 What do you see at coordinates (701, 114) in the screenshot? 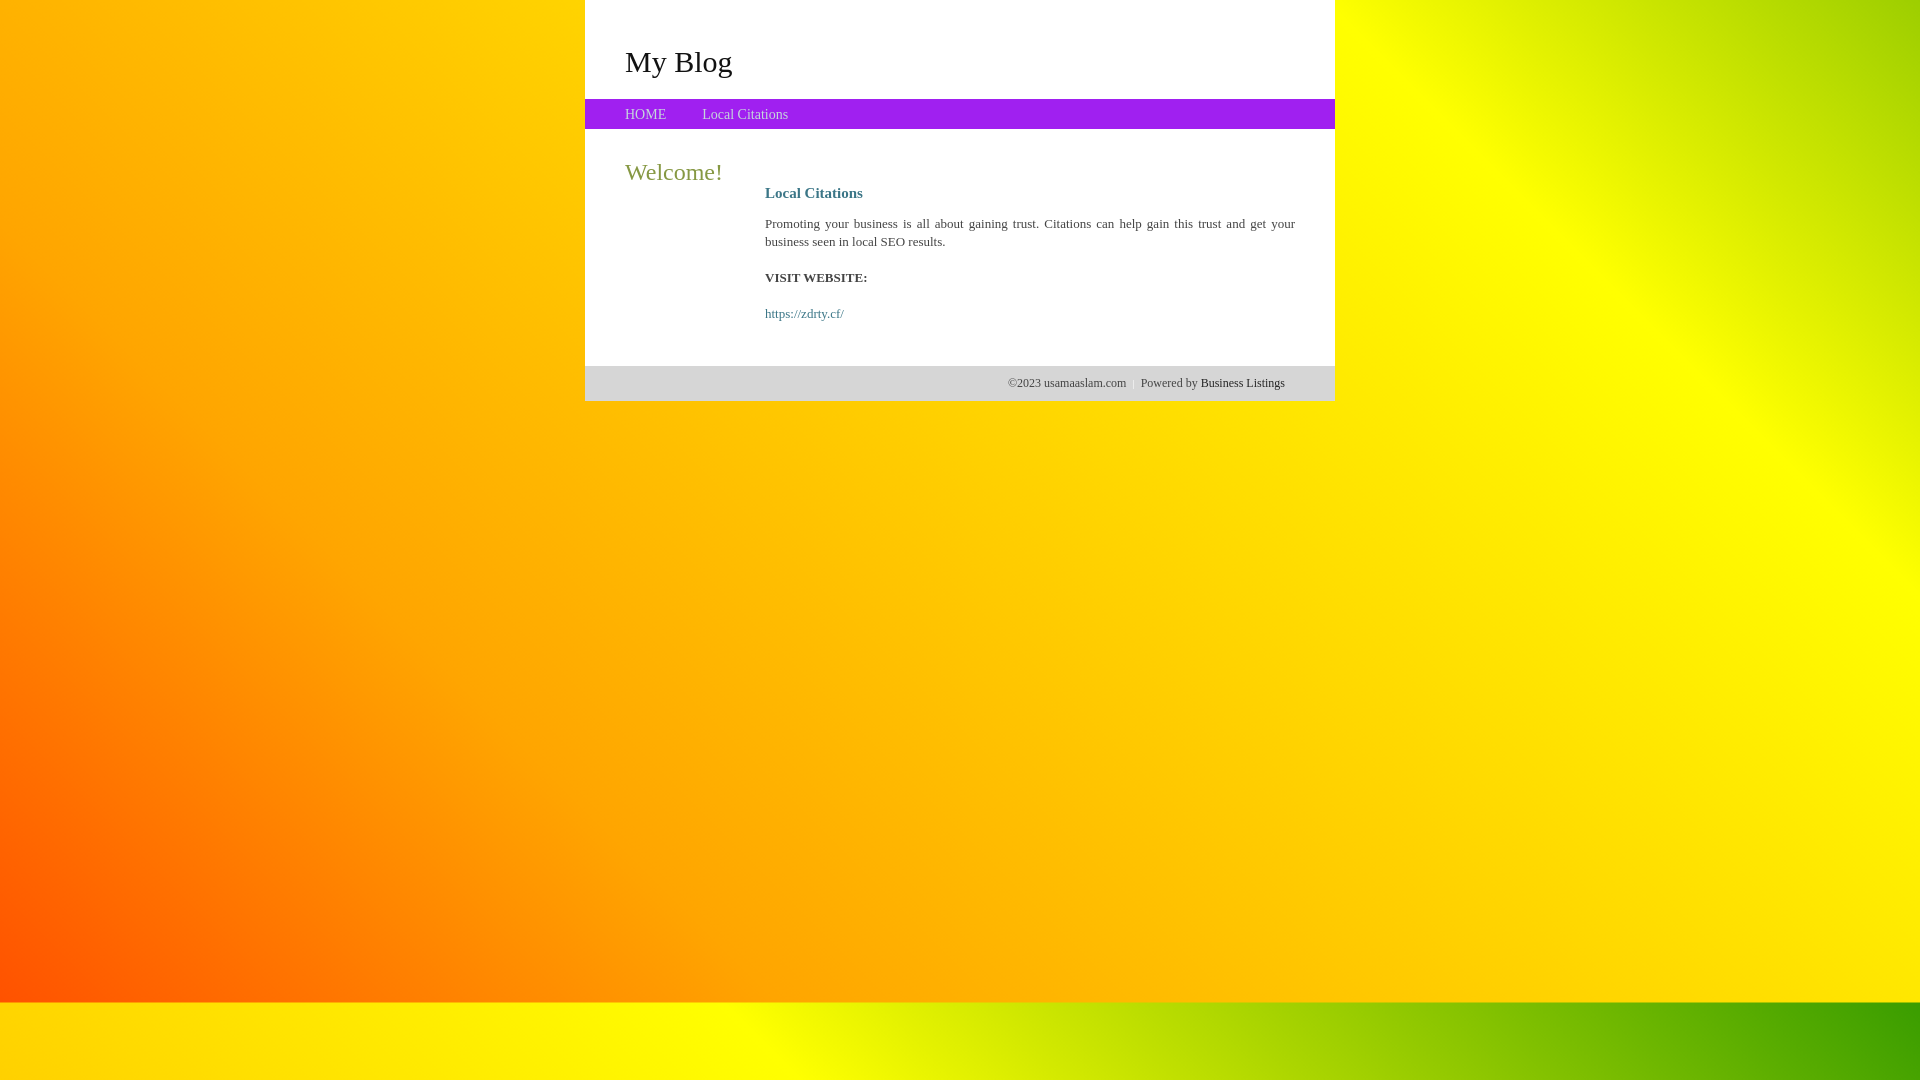
I see `'Local Citations'` at bounding box center [701, 114].